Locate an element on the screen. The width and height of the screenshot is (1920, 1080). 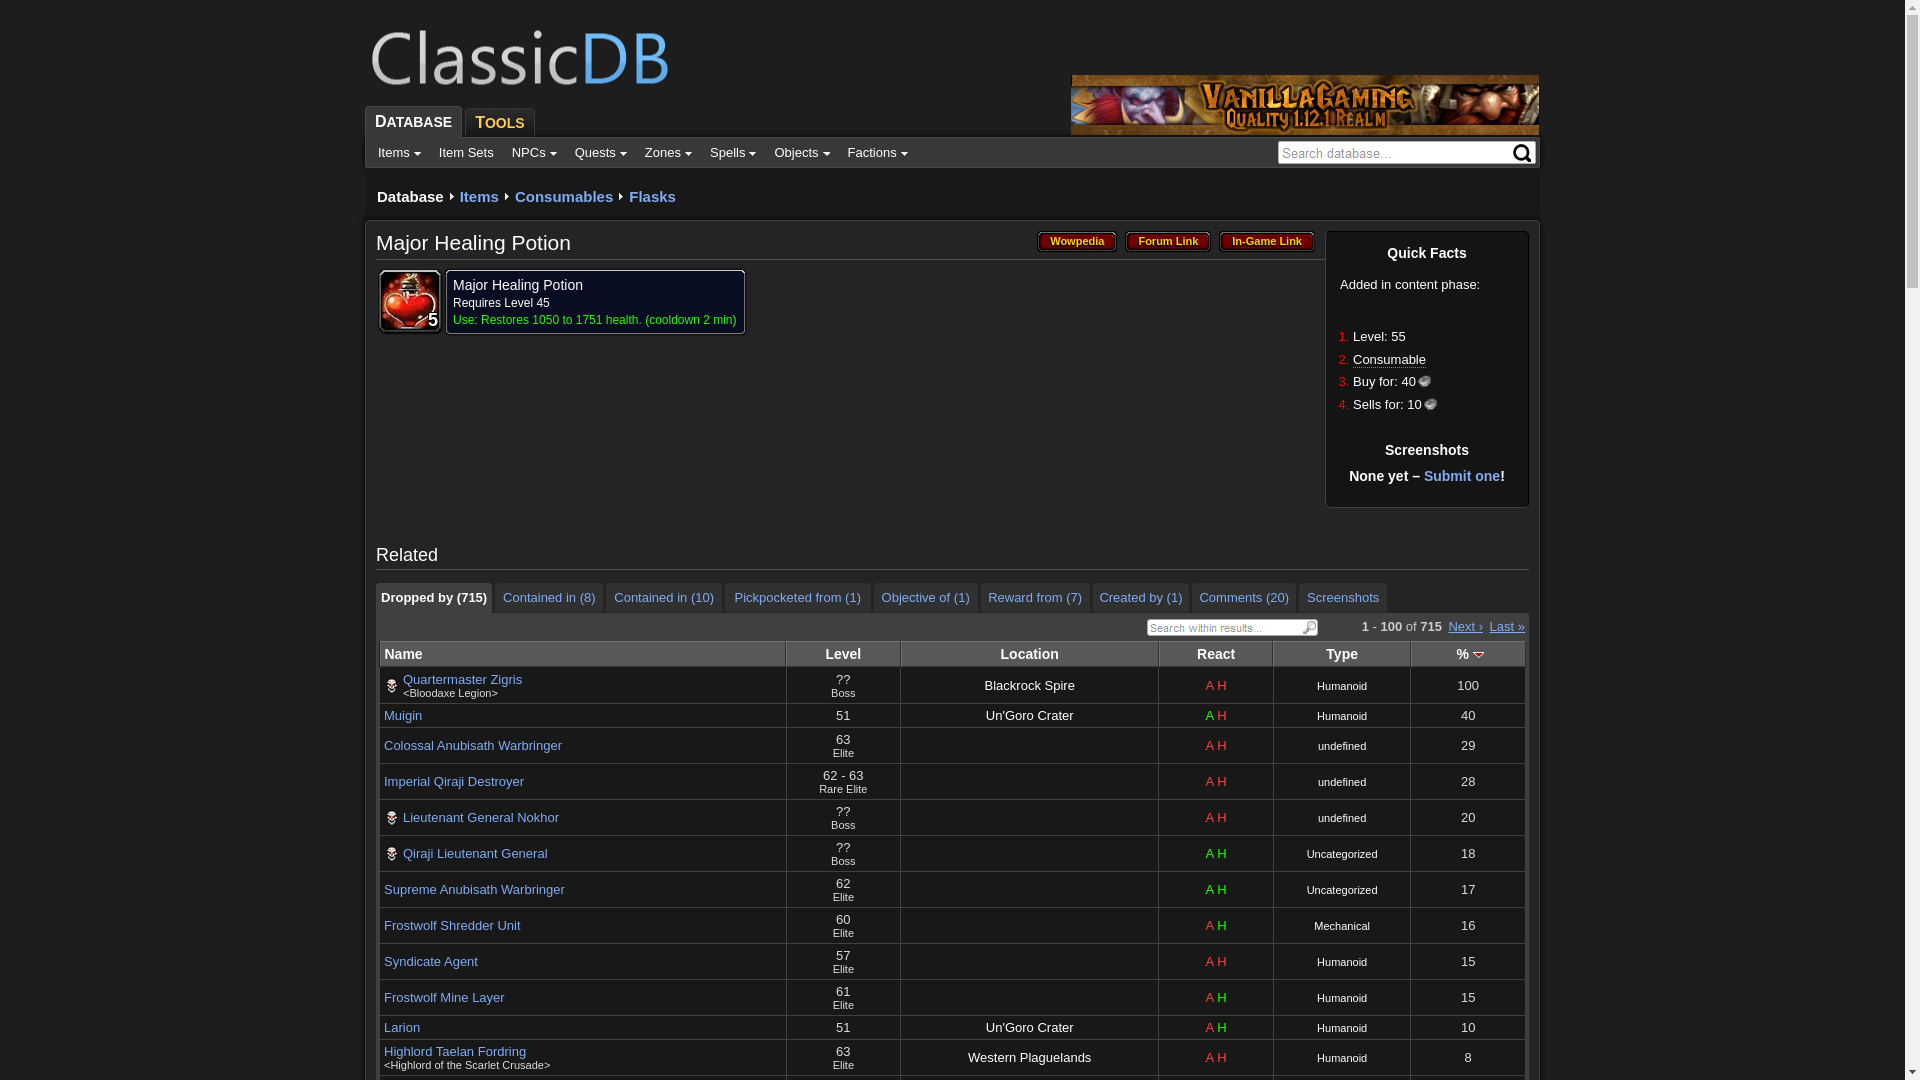
'Spells' is located at coordinates (732, 151).